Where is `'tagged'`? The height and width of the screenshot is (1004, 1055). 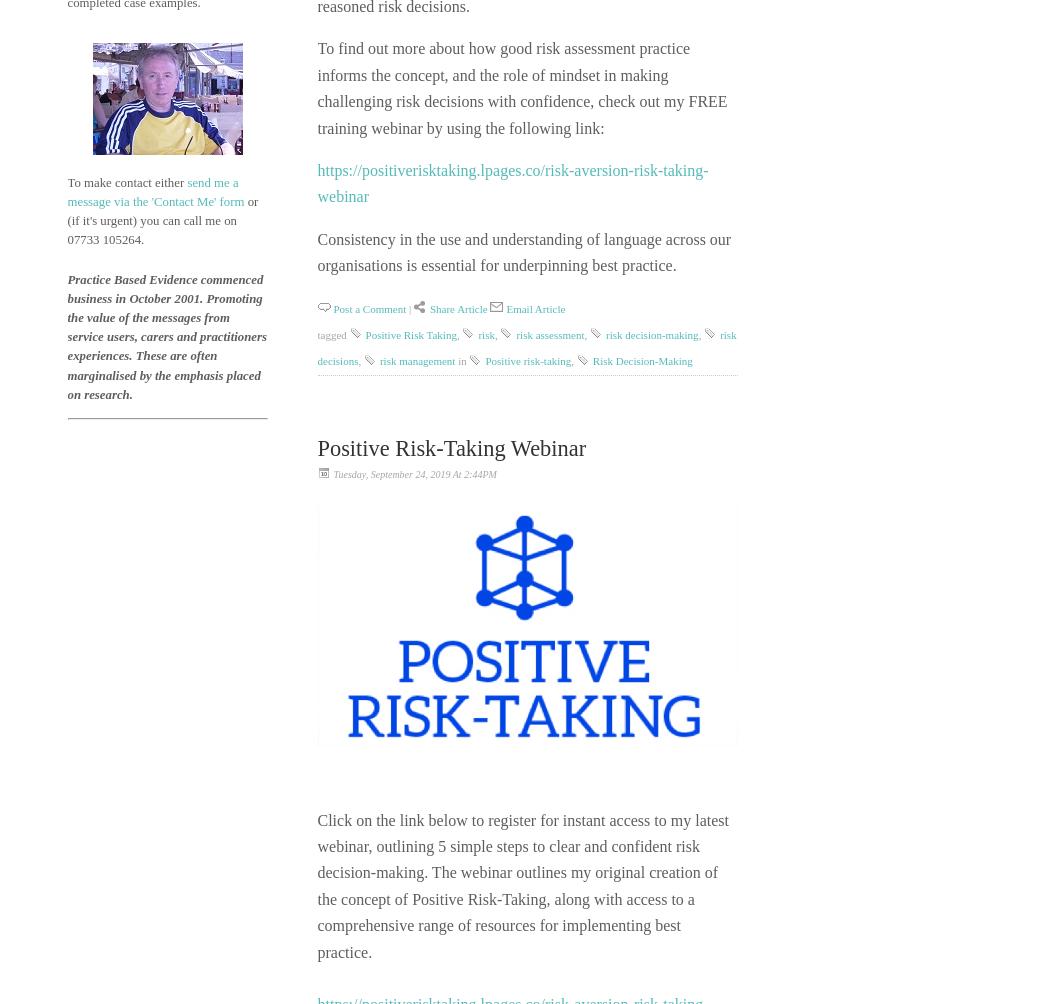 'tagged' is located at coordinates (331, 334).